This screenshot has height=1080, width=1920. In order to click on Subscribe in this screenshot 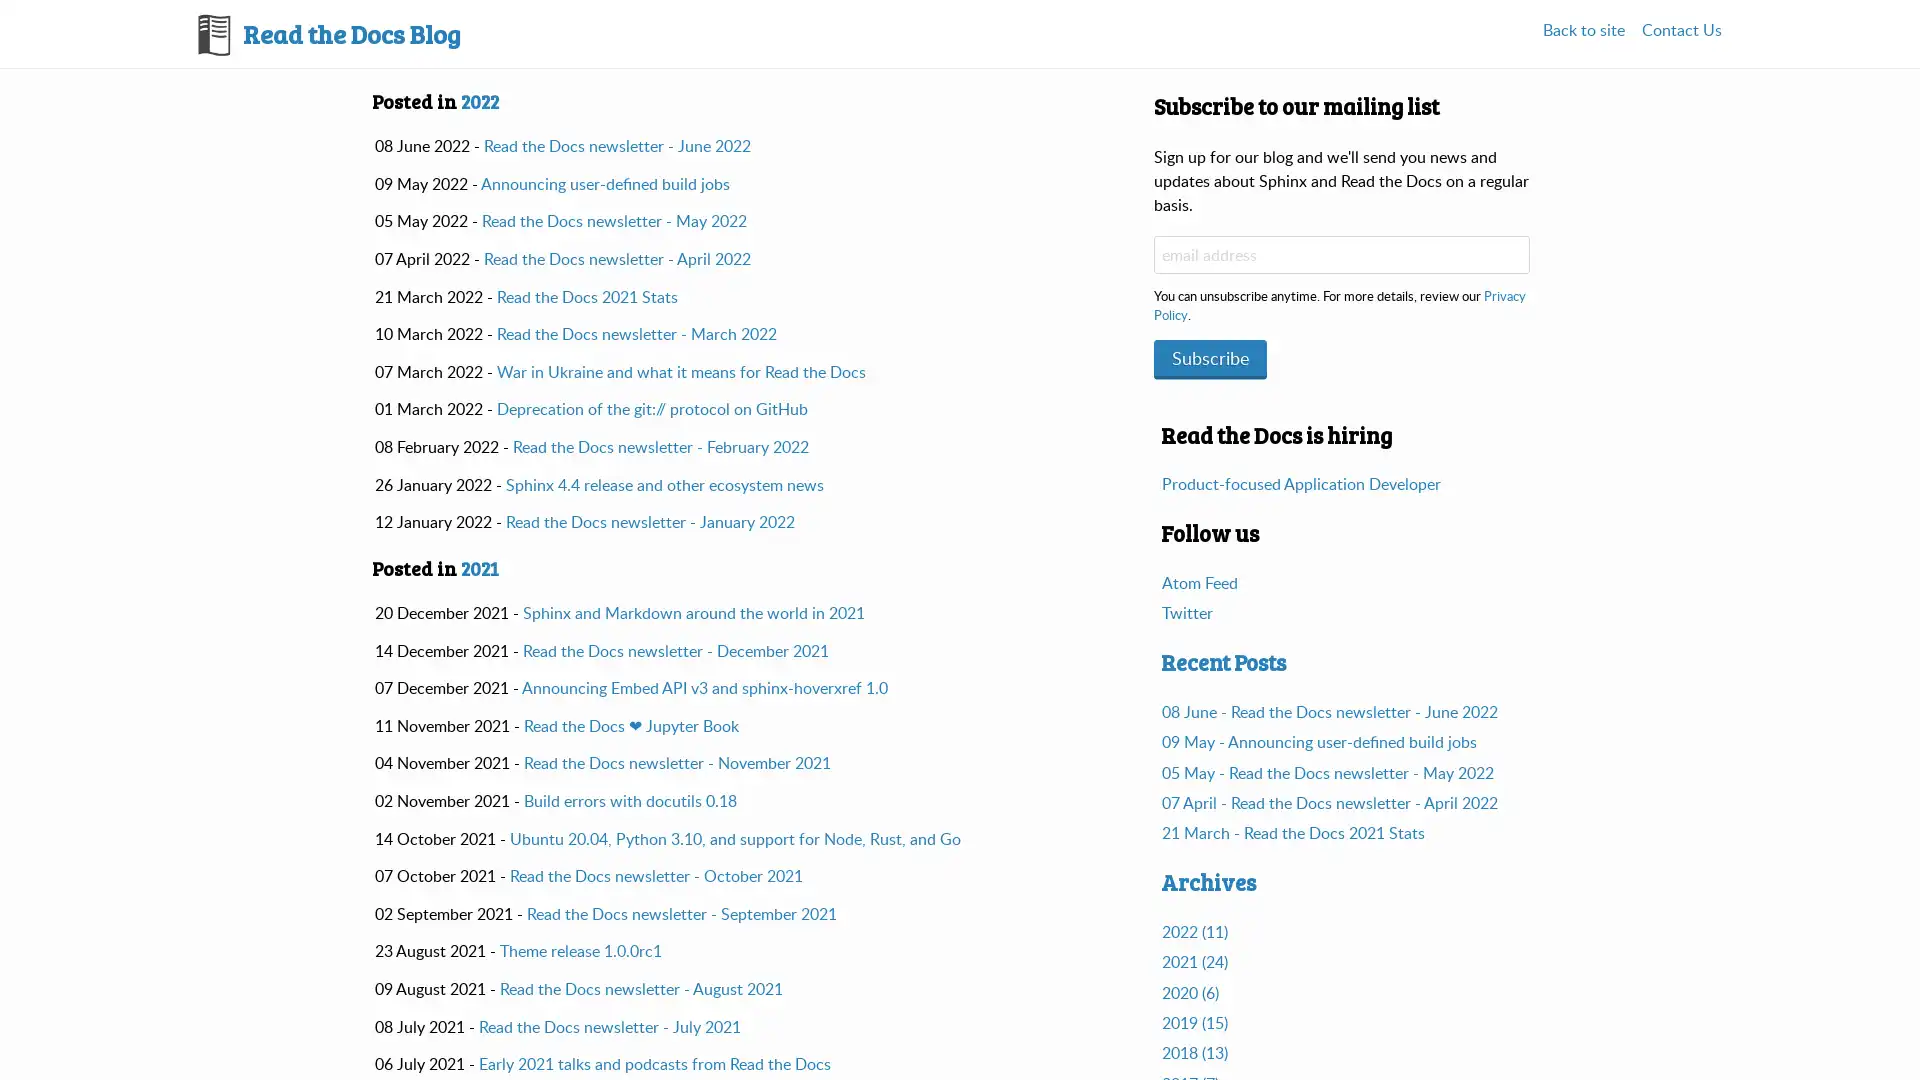, I will do `click(1209, 356)`.